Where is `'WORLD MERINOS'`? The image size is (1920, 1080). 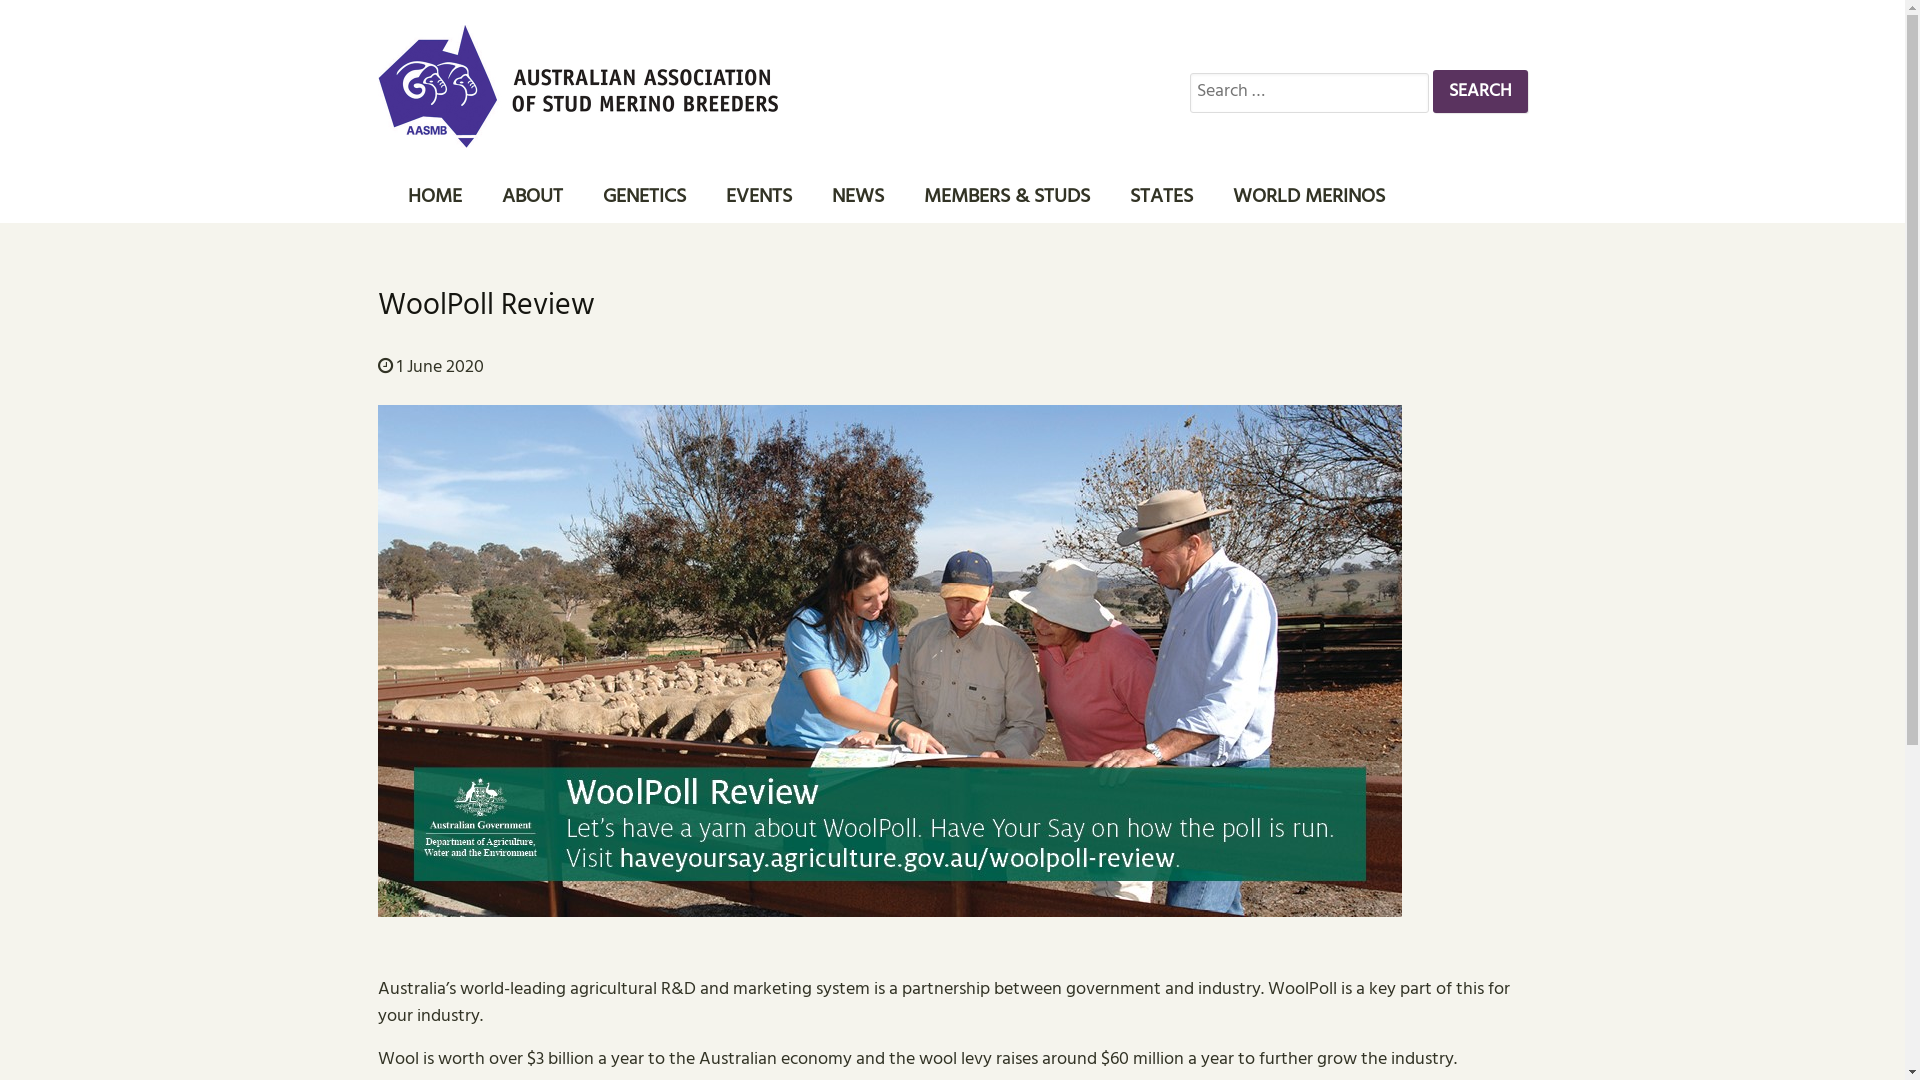 'WORLD MERINOS' is located at coordinates (1307, 196).